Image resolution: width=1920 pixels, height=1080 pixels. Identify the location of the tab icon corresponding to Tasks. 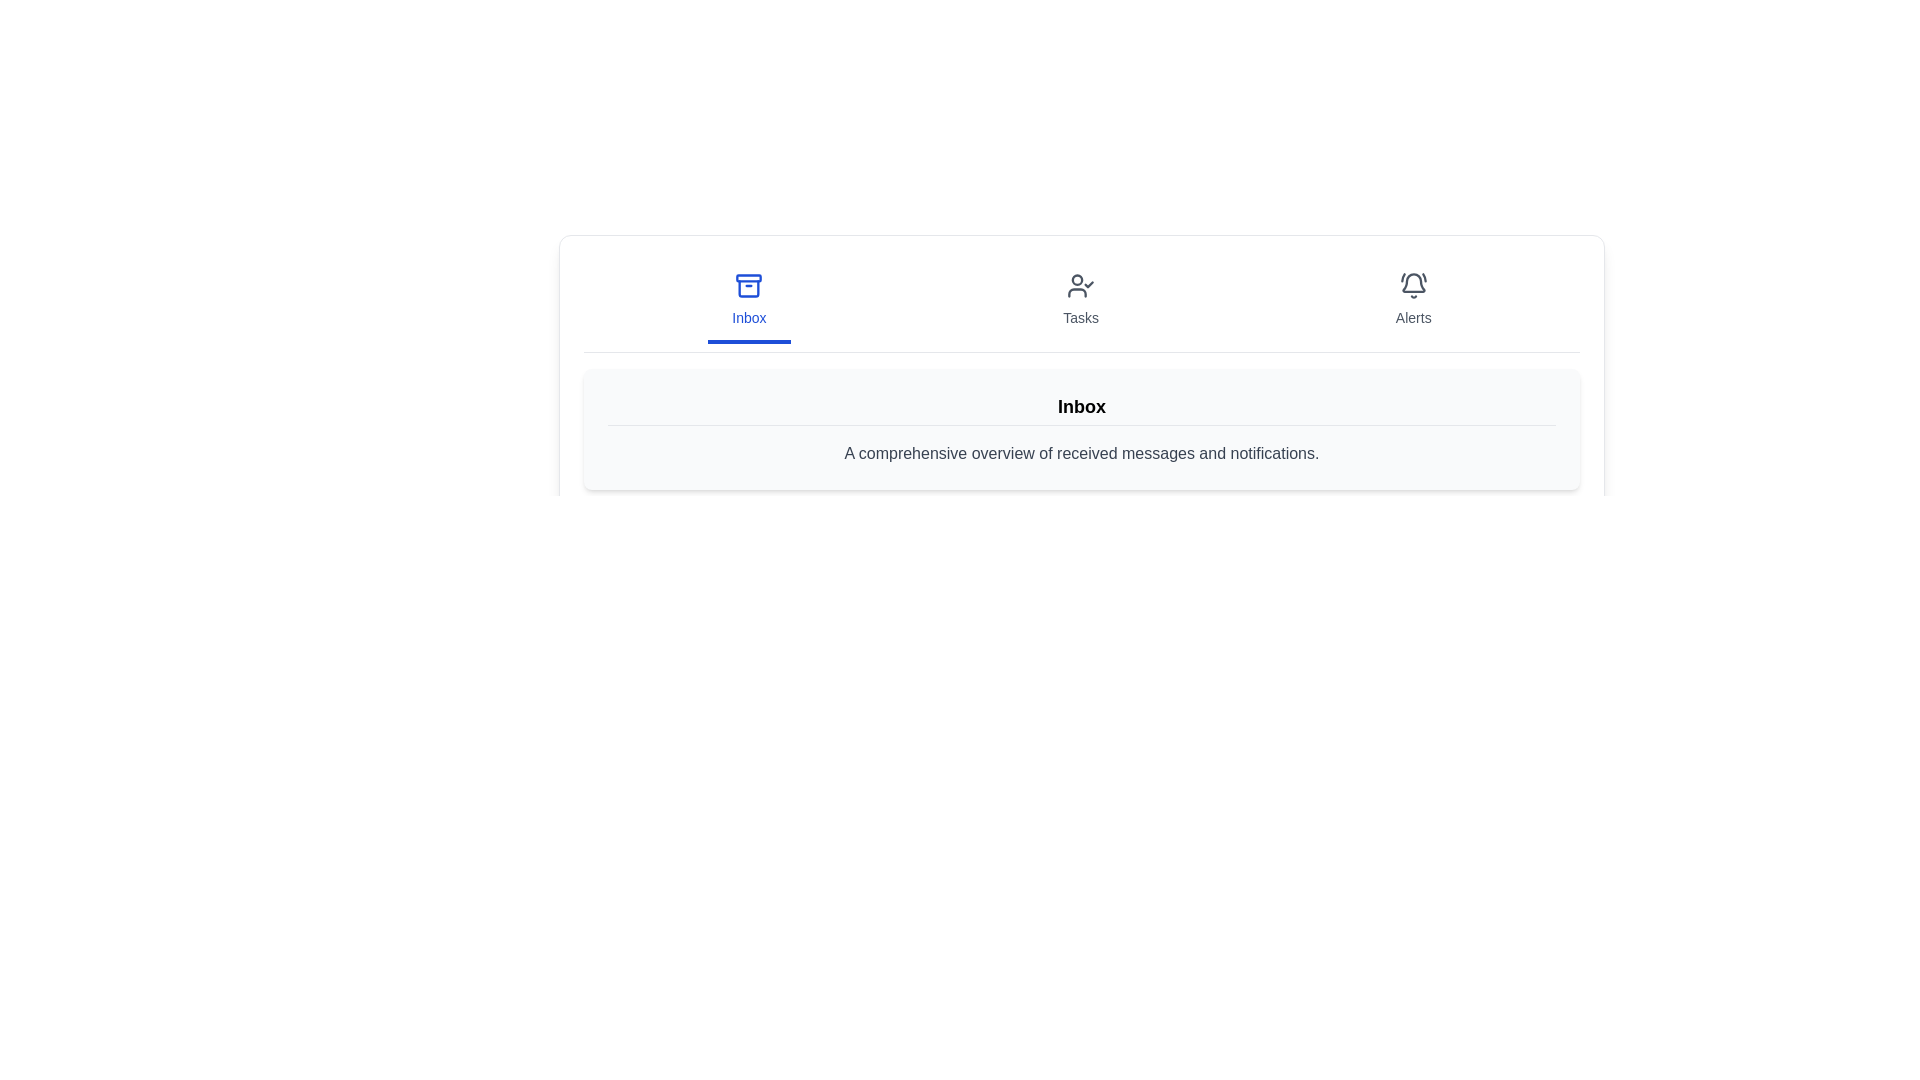
(1080, 301).